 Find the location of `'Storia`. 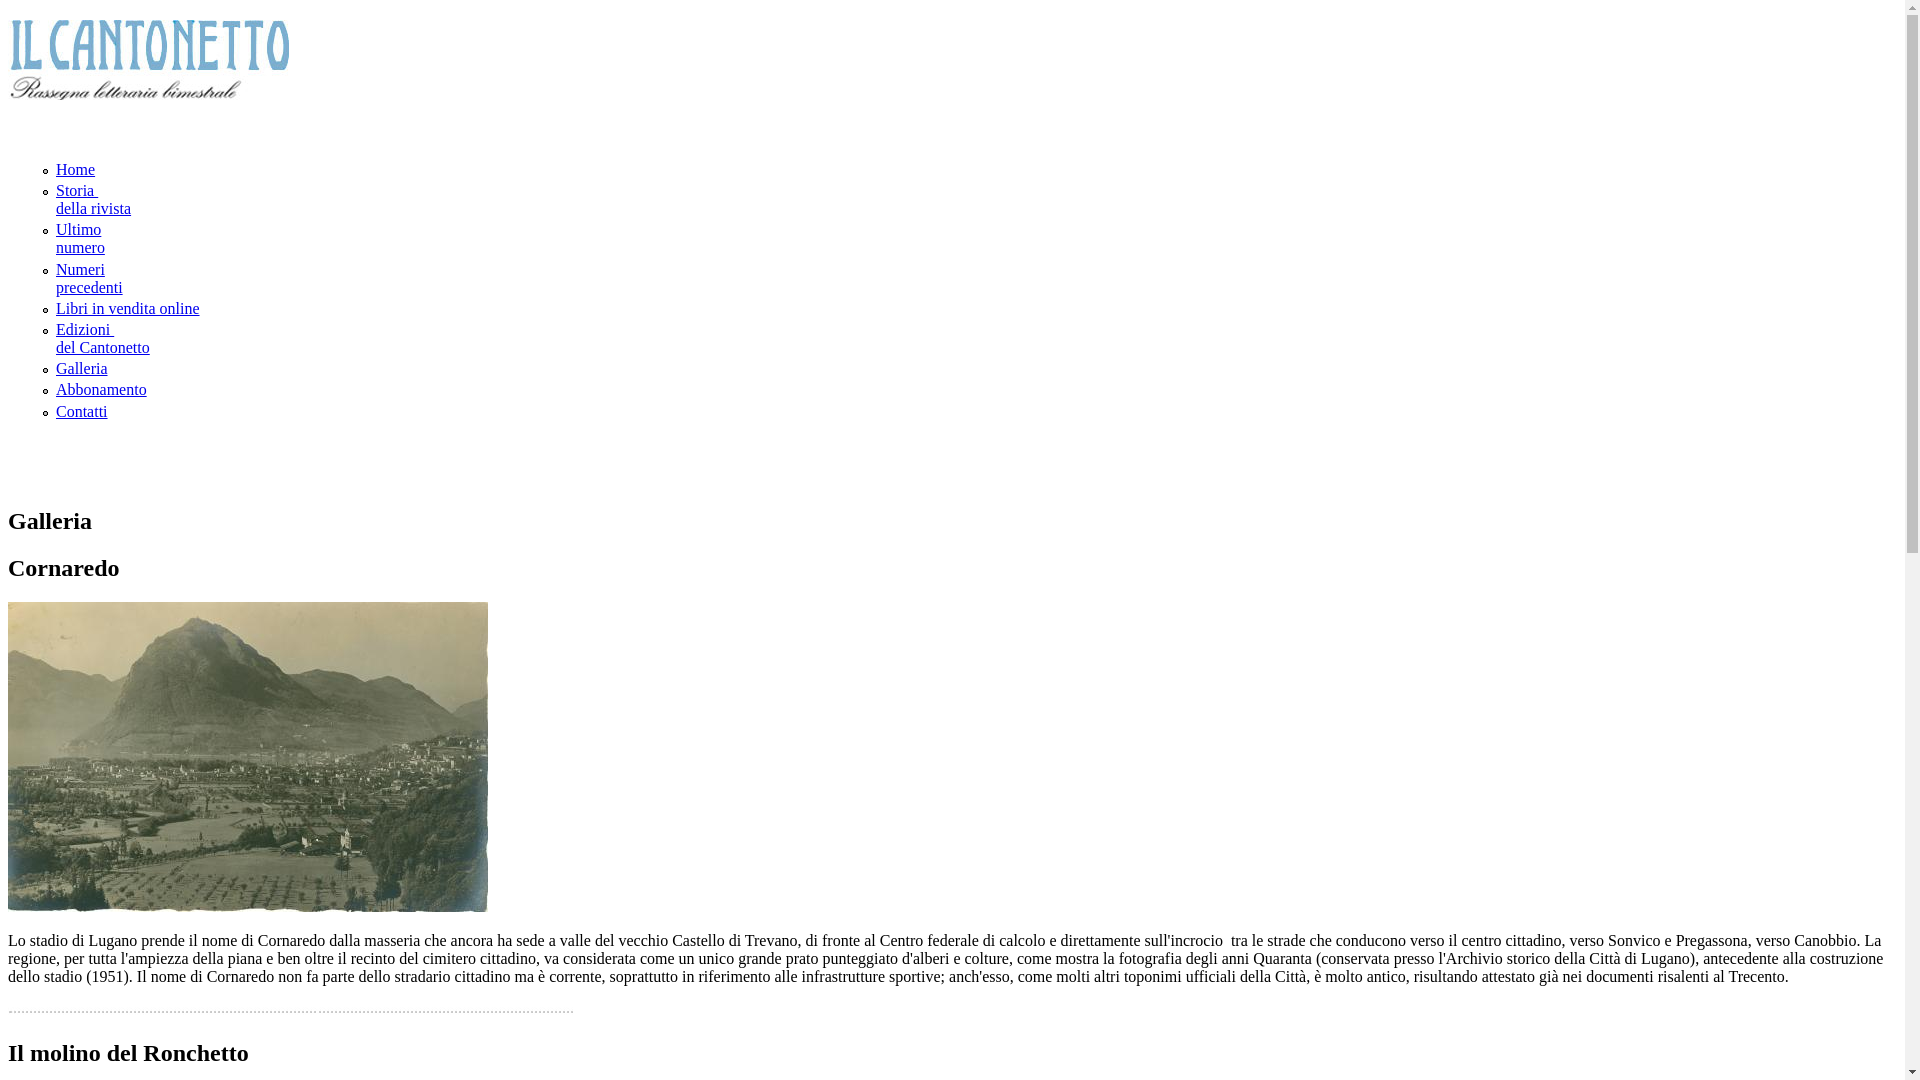

'Storia is located at coordinates (92, 199).